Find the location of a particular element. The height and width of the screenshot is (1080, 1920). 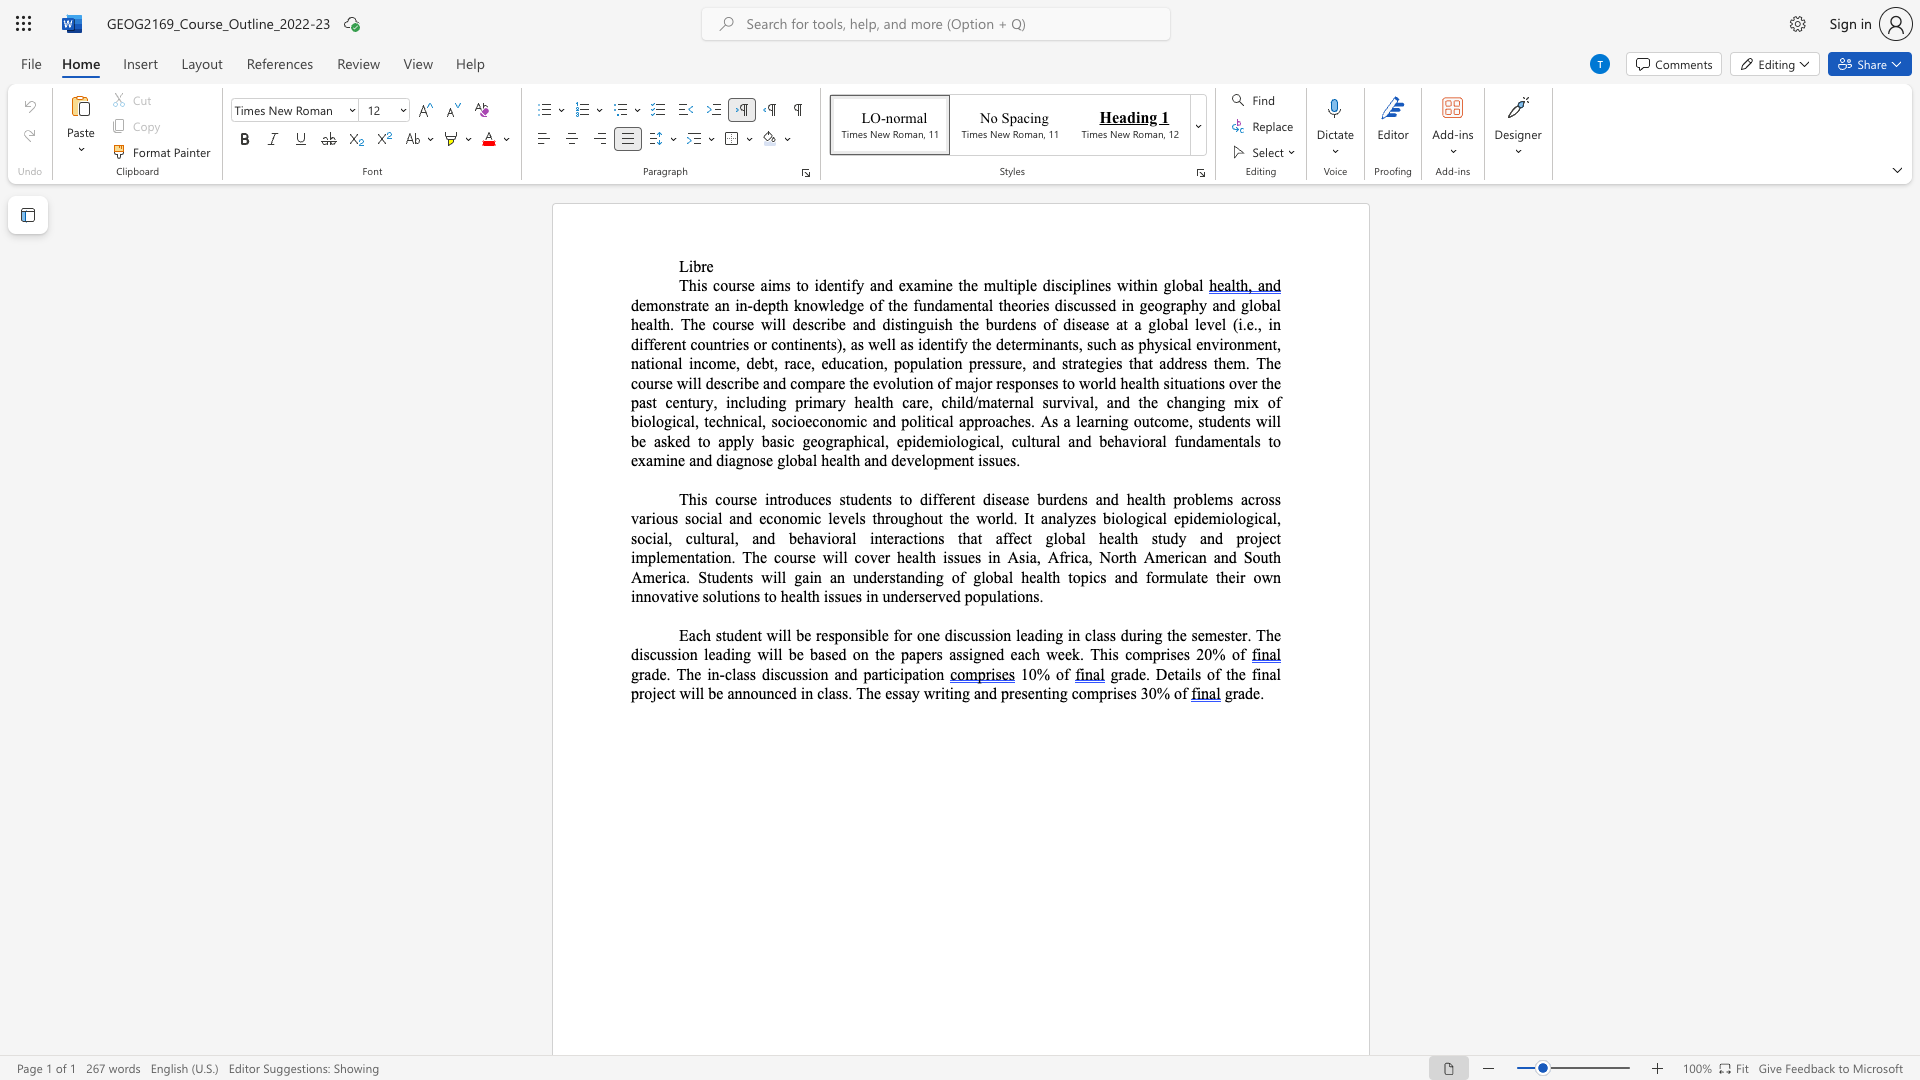

the 15th character "n" in the text is located at coordinates (996, 557).